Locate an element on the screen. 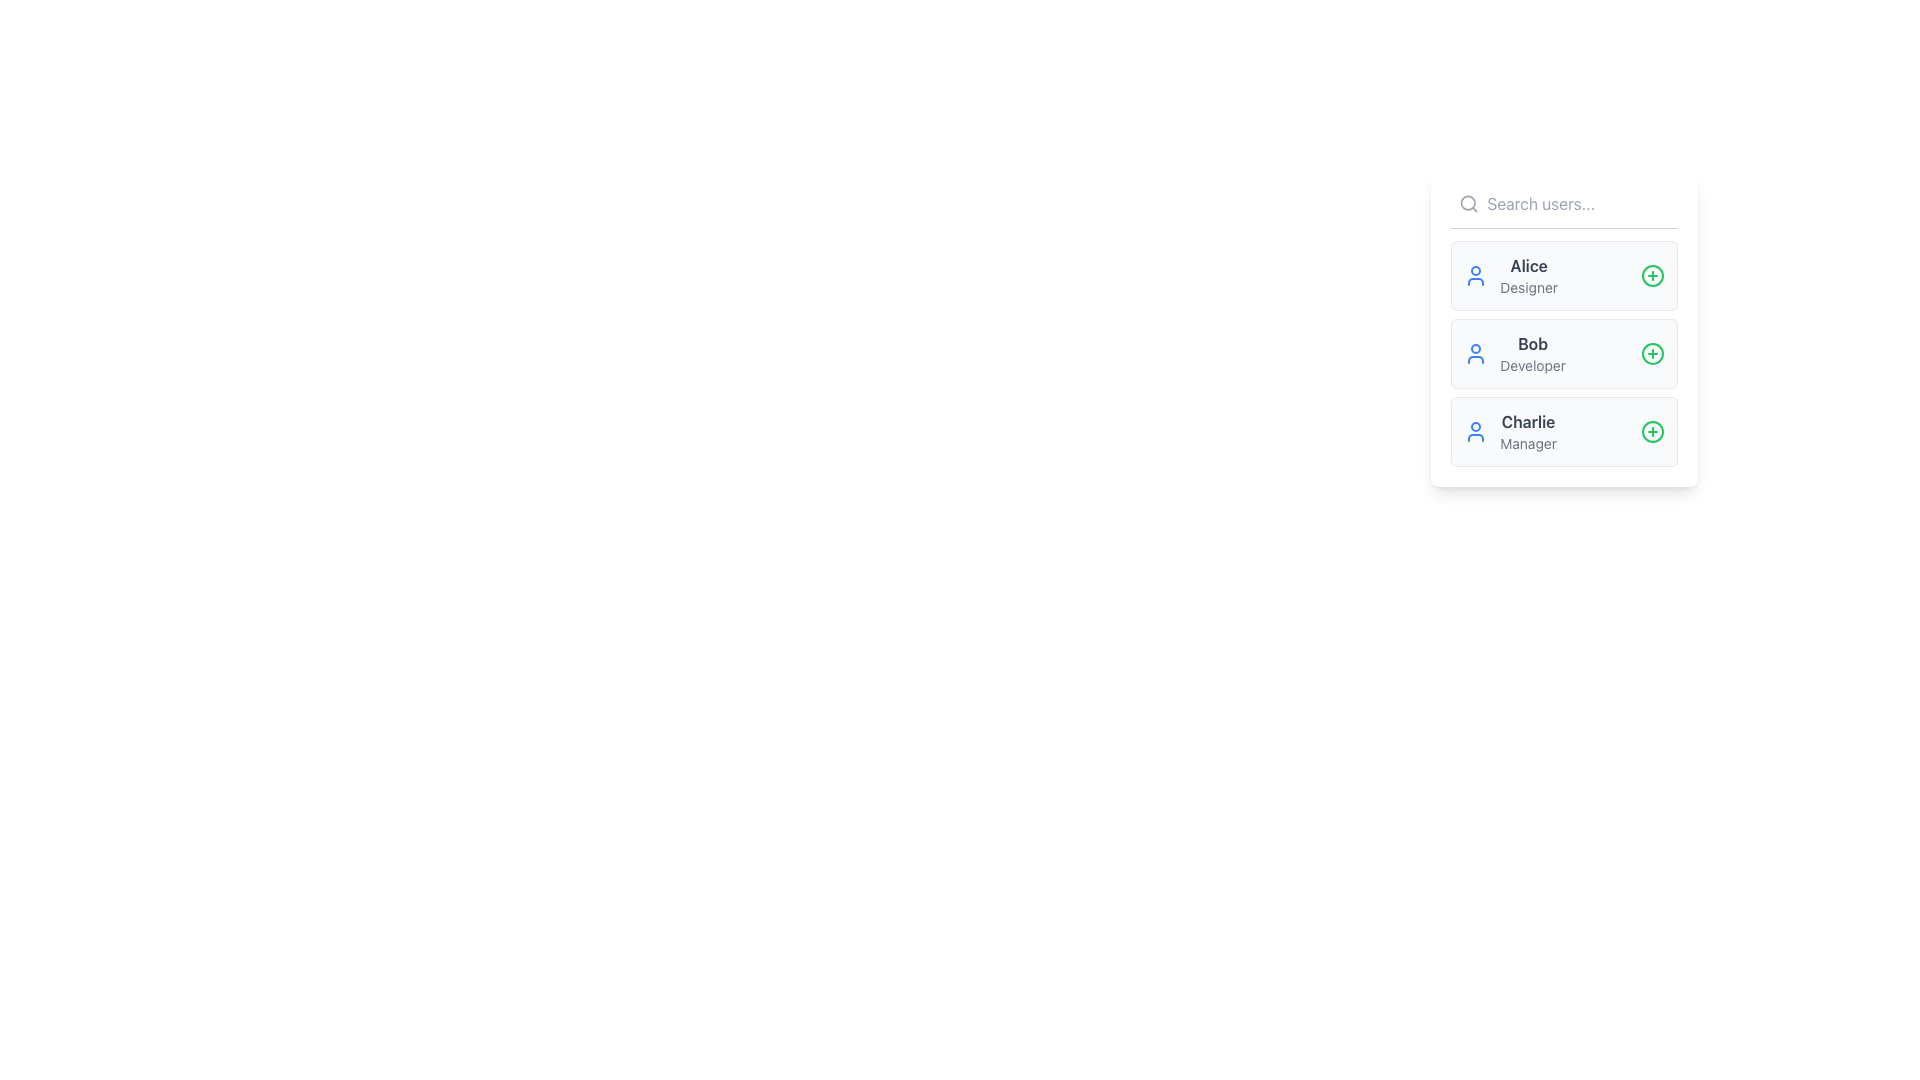  the text label representing the user role associated with 'Charlie,' located directly below the name in the list item box is located at coordinates (1527, 442).